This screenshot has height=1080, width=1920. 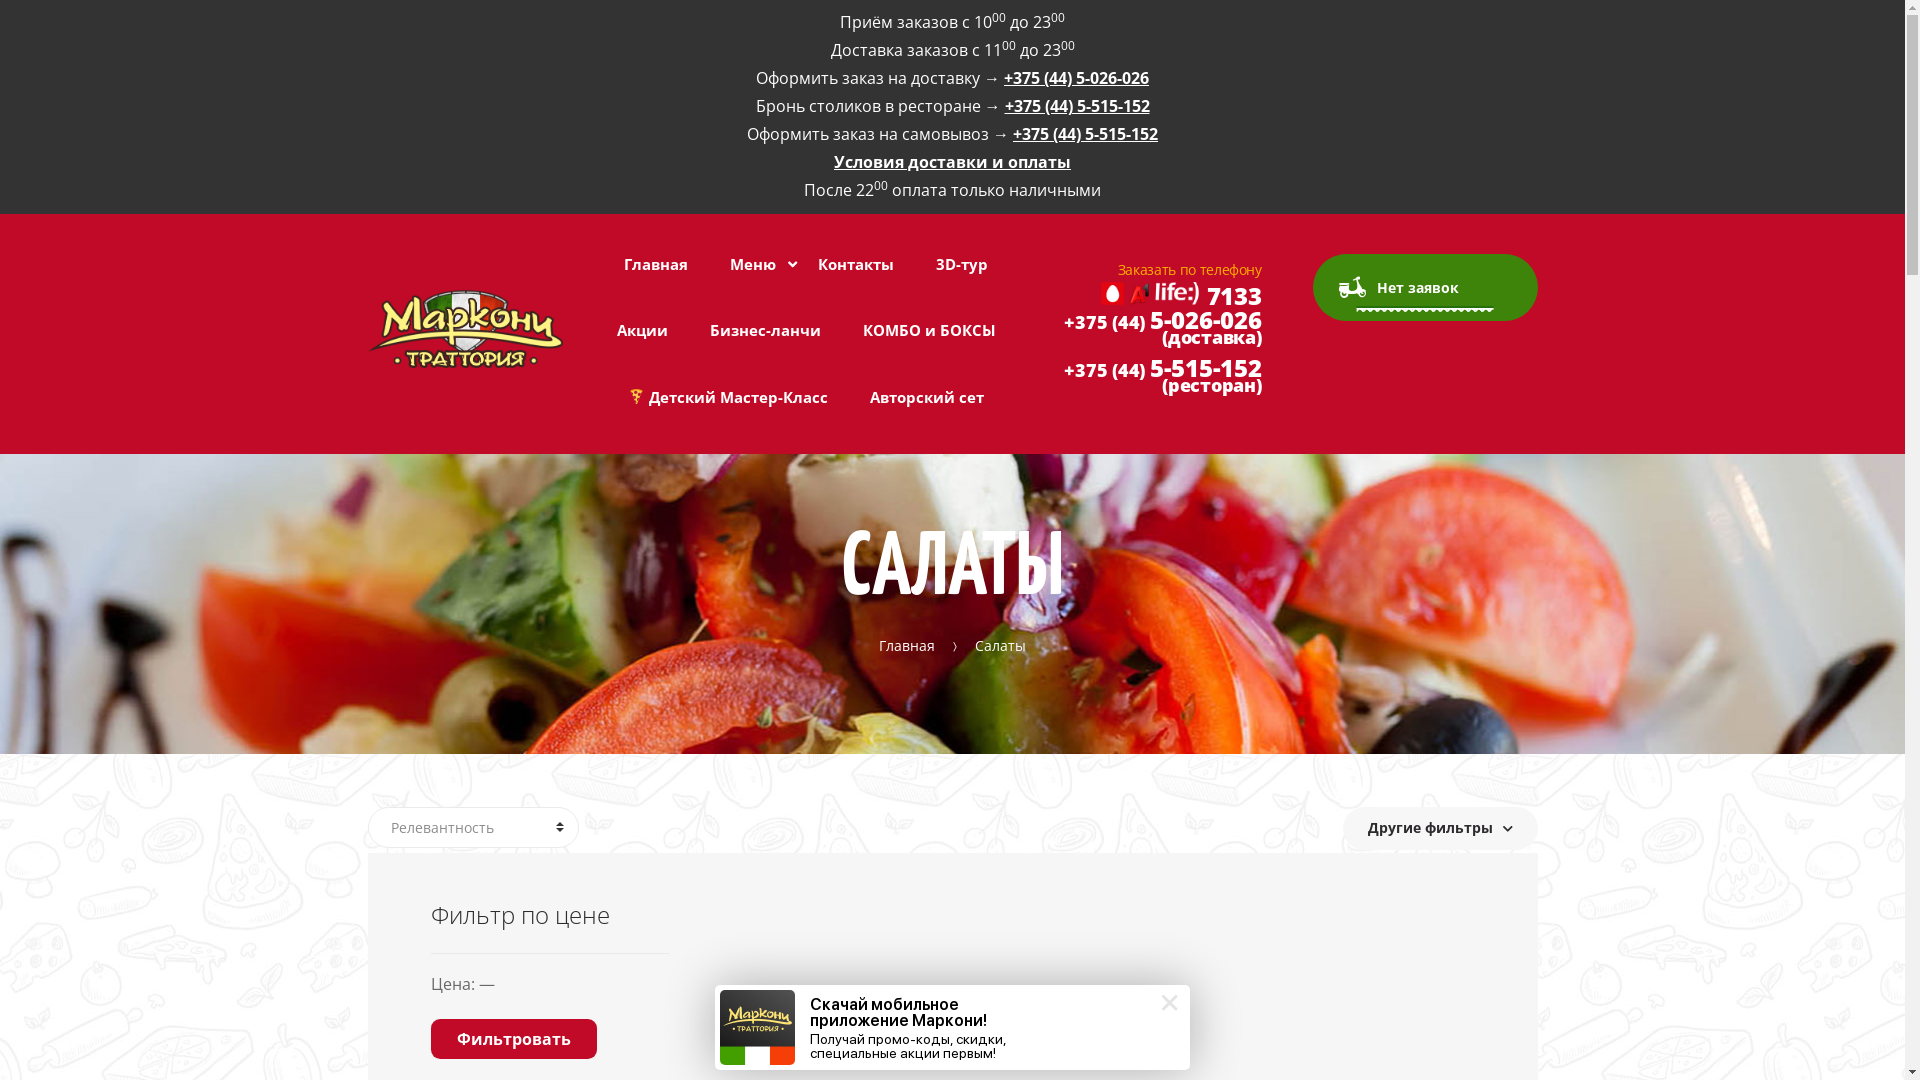 What do you see at coordinates (1075, 105) in the screenshot?
I see `'+375 (44) 5-515-152'` at bounding box center [1075, 105].